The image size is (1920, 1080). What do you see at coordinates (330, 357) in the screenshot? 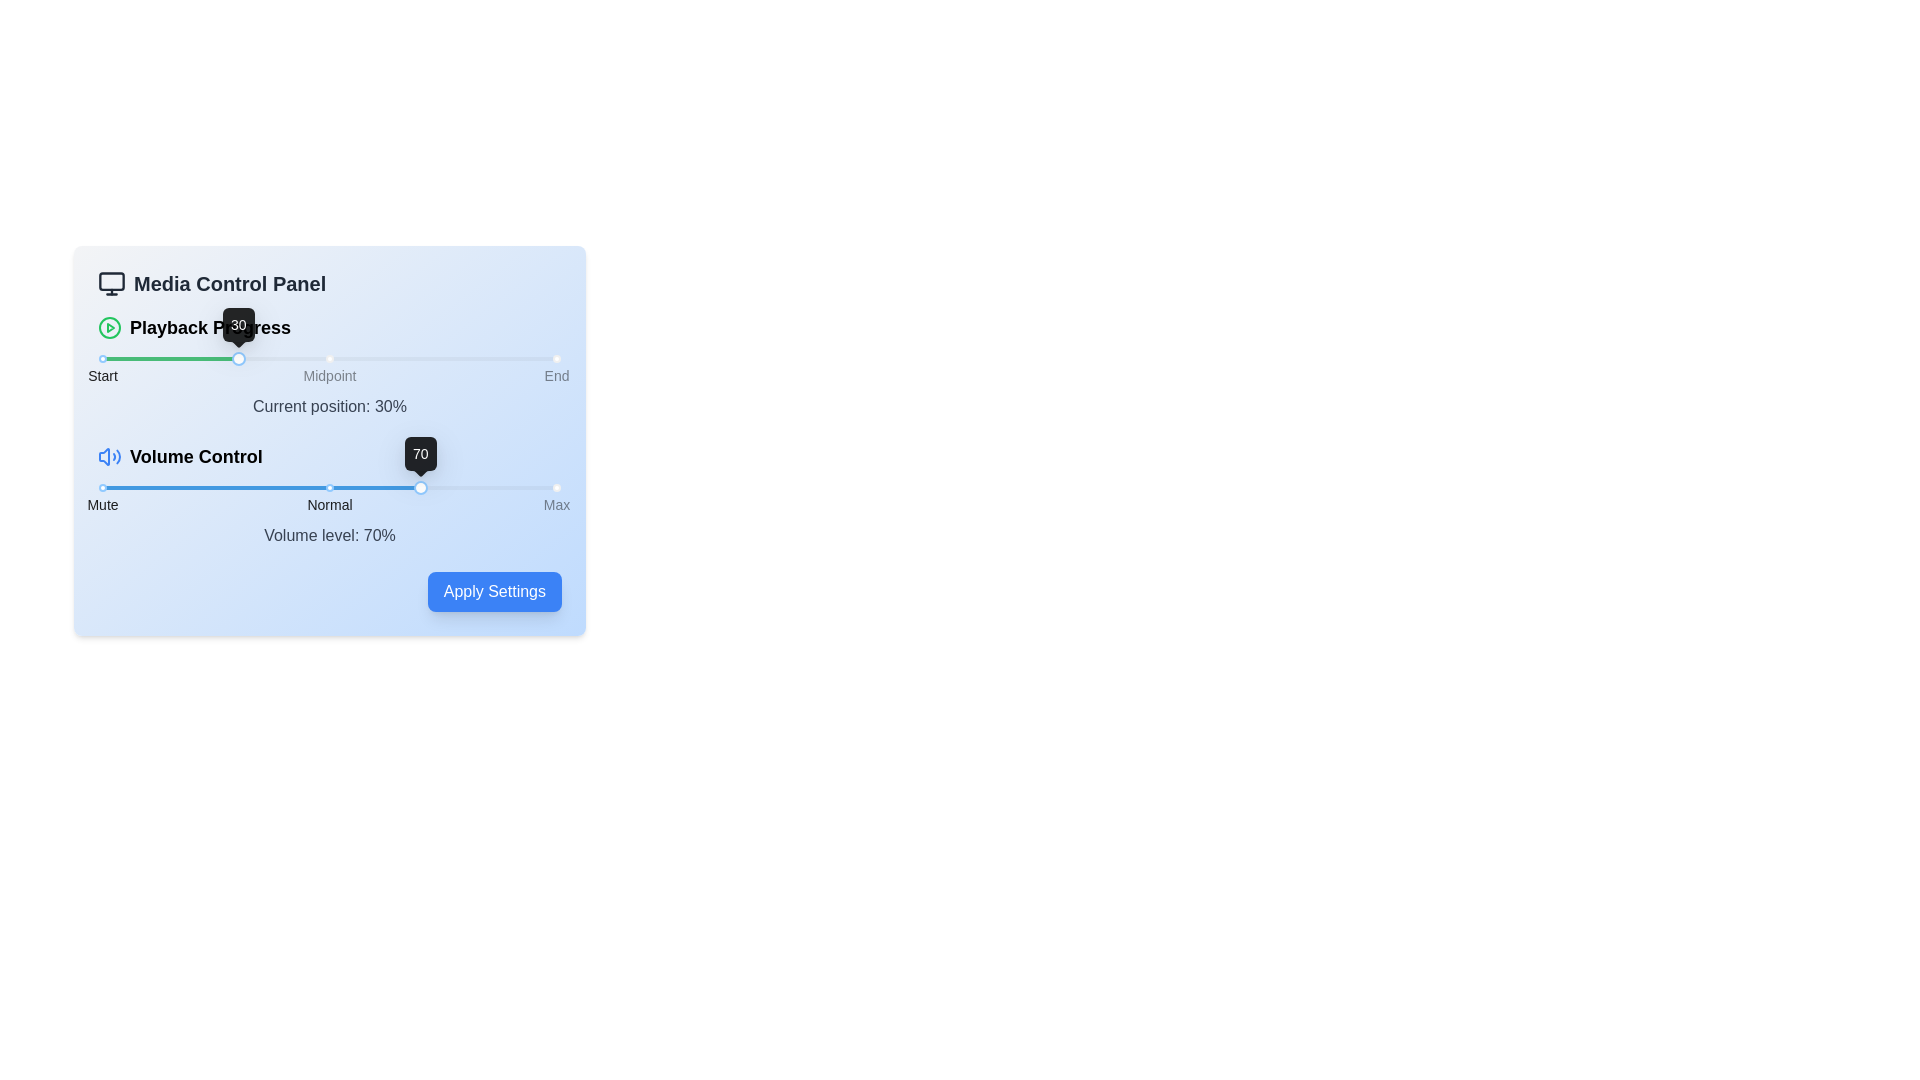
I see `the horizontal slider rail of the 'Playback Progress' component, which is visually styled in red and serves as the track for the slider handle` at bounding box center [330, 357].